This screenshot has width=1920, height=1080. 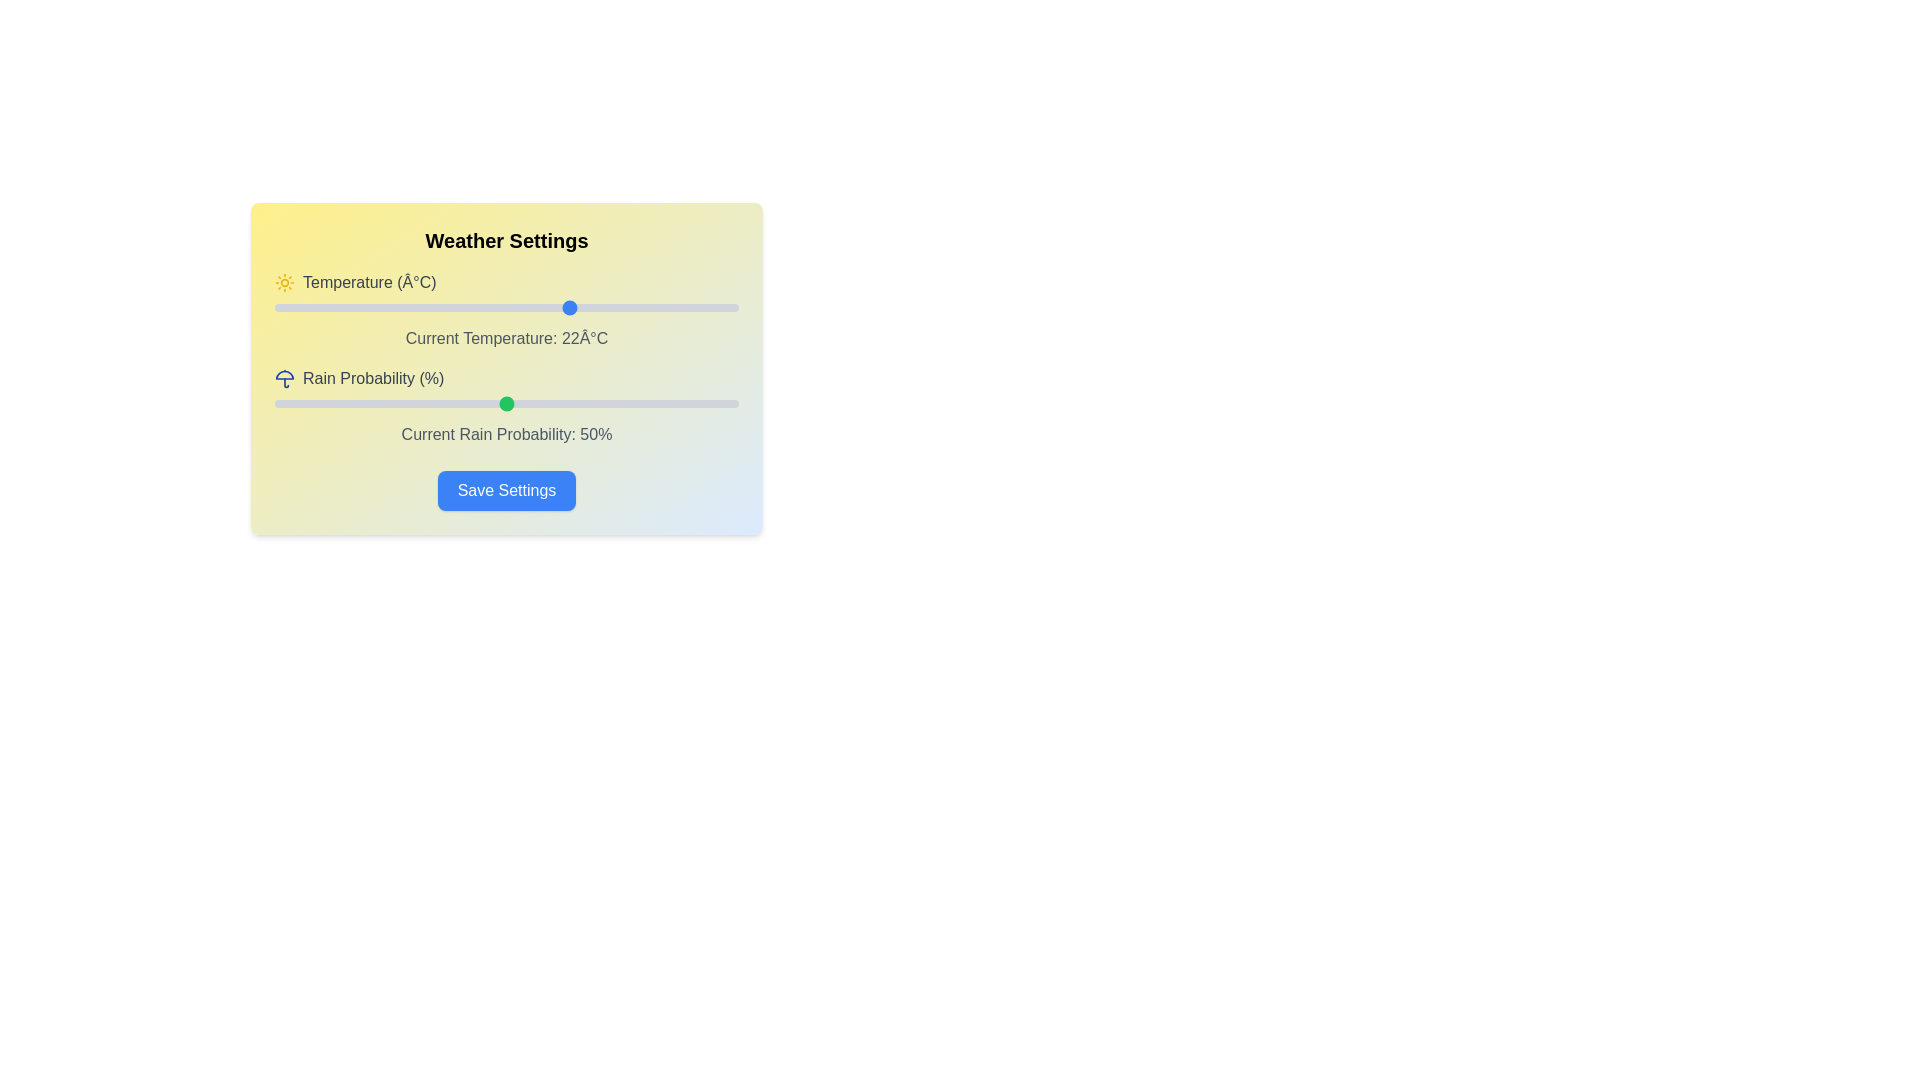 I want to click on the temperature slider to 9 degrees Celsius, so click(x=450, y=308).